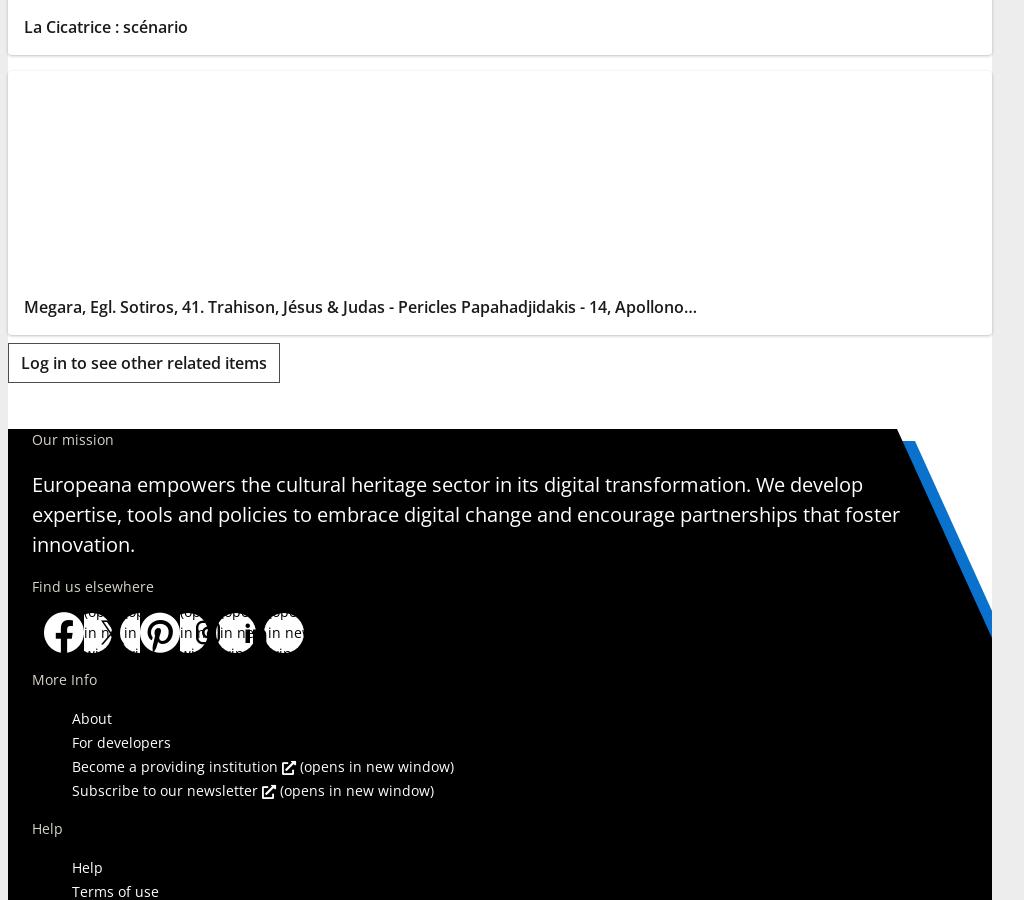 The width and height of the screenshot is (1024, 900). What do you see at coordinates (70, 716) in the screenshot?
I see `'About'` at bounding box center [70, 716].